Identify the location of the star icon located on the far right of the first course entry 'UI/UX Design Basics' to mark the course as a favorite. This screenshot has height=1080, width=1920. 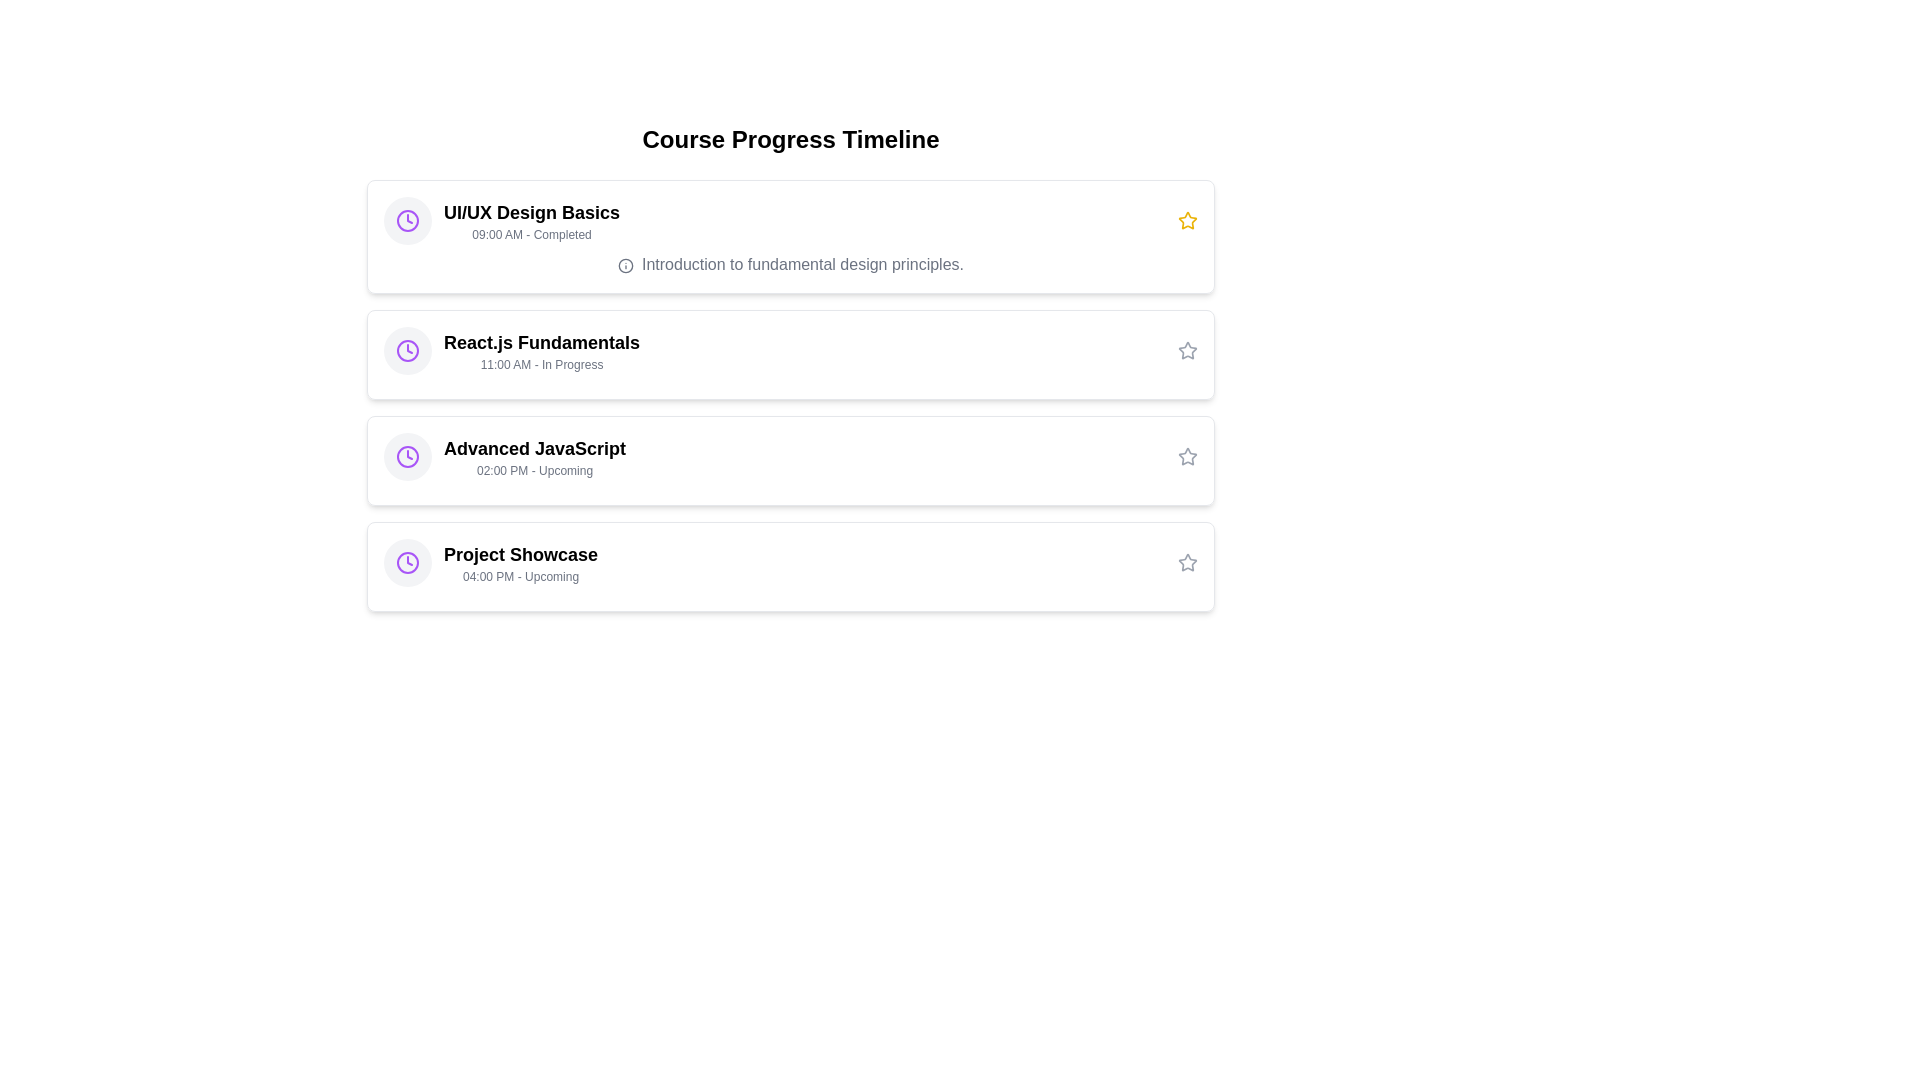
(1186, 219).